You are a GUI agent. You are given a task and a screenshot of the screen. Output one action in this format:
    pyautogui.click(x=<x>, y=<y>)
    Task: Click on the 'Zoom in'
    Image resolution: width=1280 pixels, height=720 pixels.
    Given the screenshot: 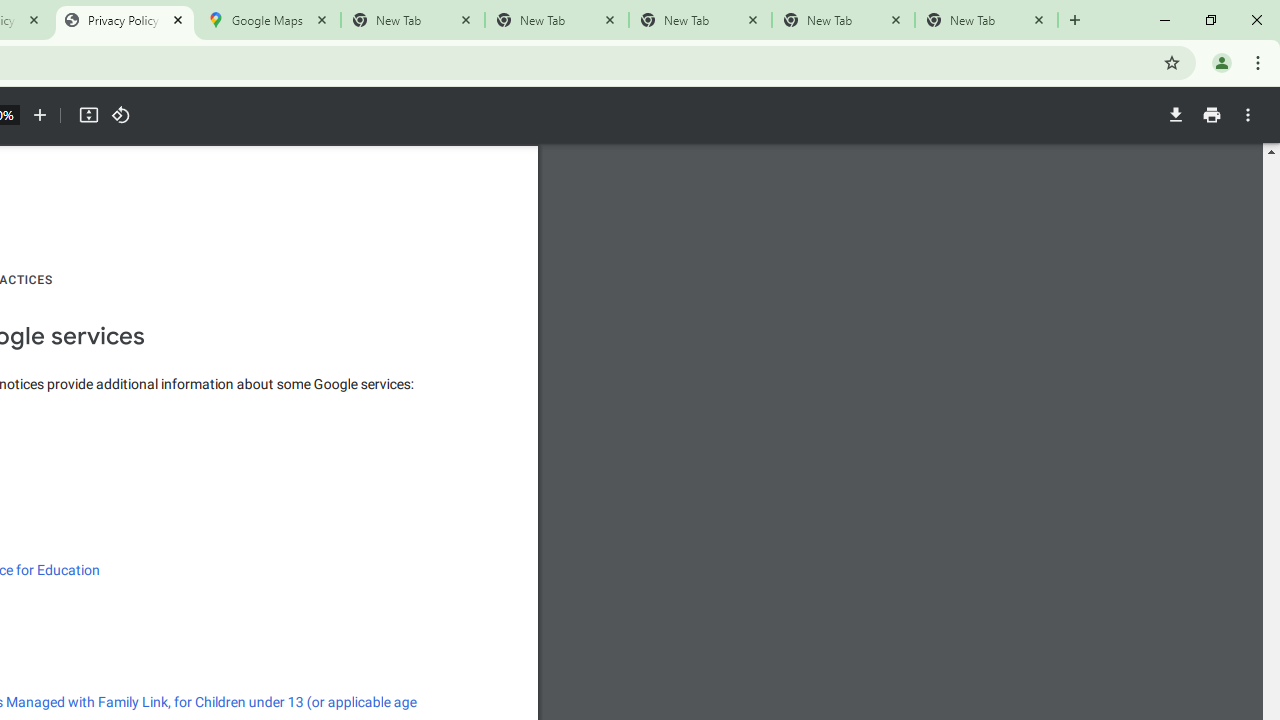 What is the action you would take?
    pyautogui.click(x=39, y=115)
    